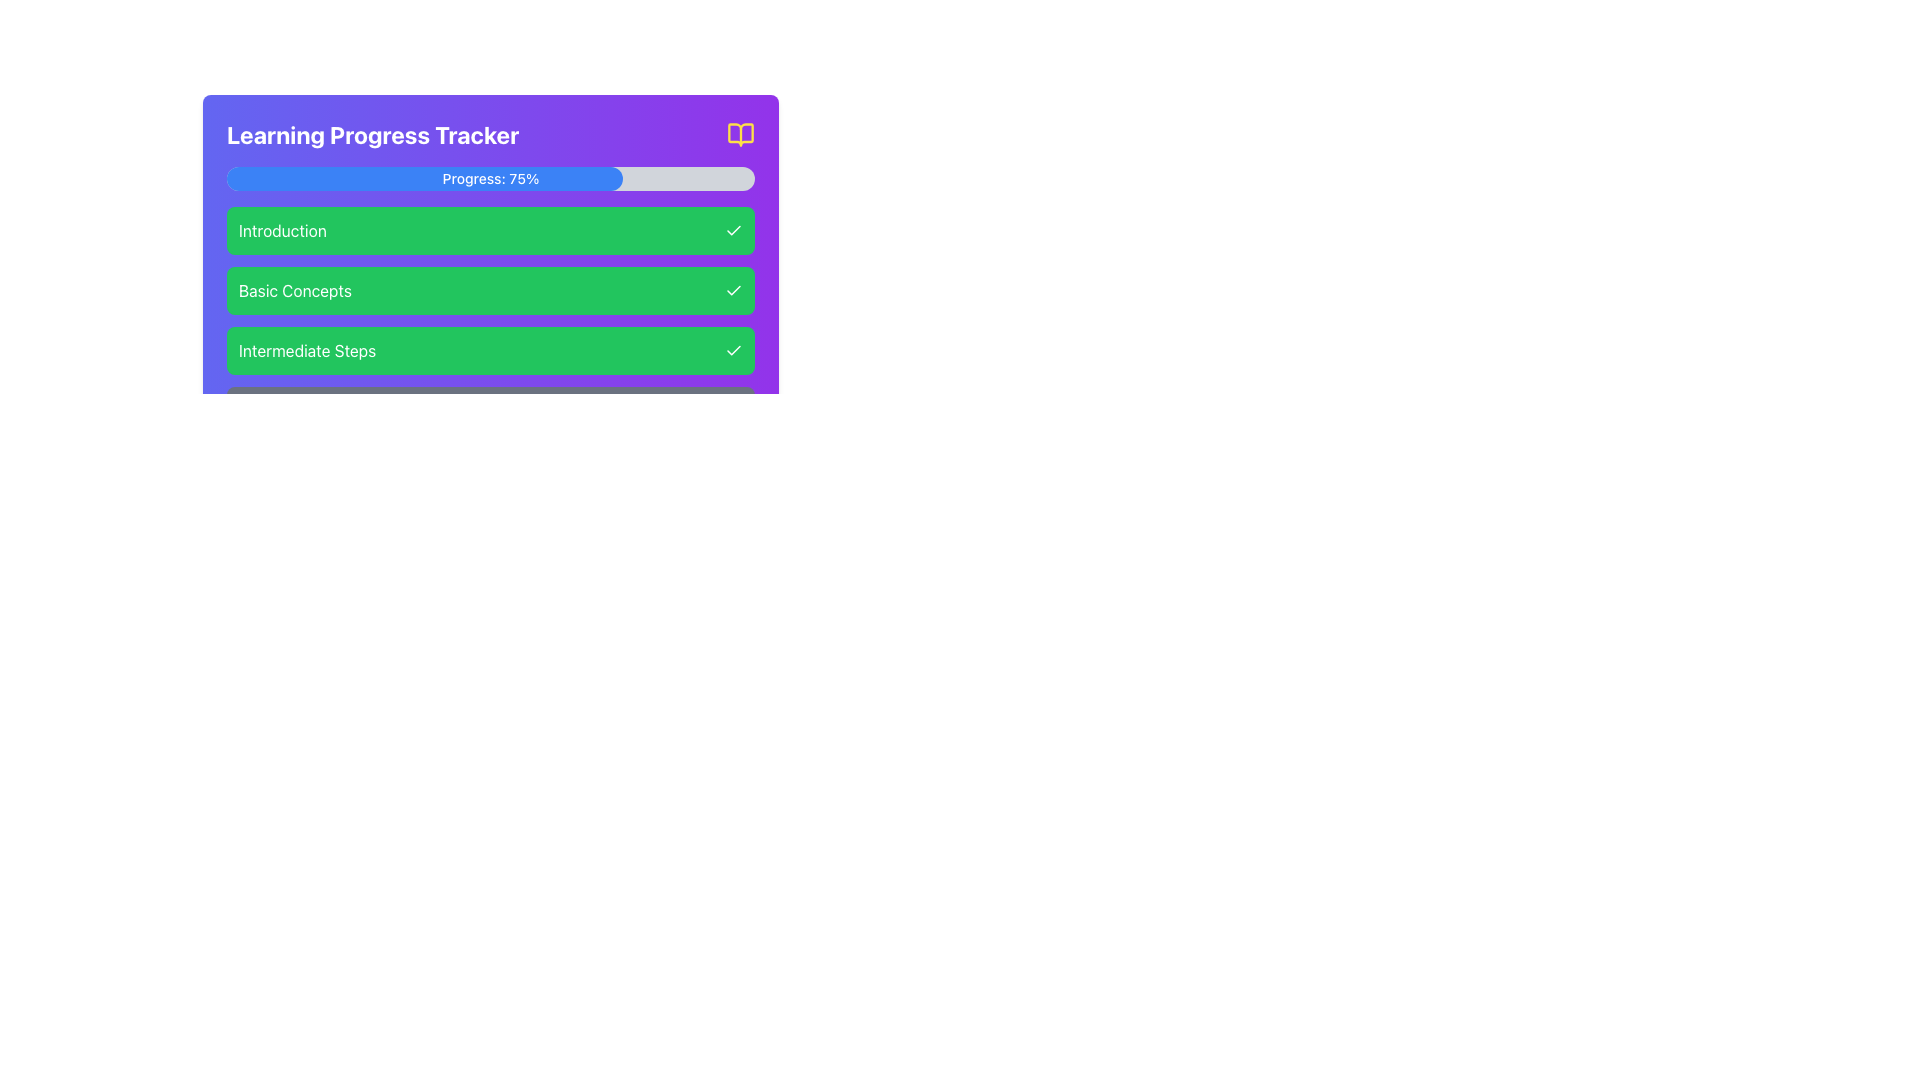  Describe the element at coordinates (739, 135) in the screenshot. I see `the icon located at the top-right corner of the interface, adjacent to the title 'Learning Progress Tracker'` at that location.